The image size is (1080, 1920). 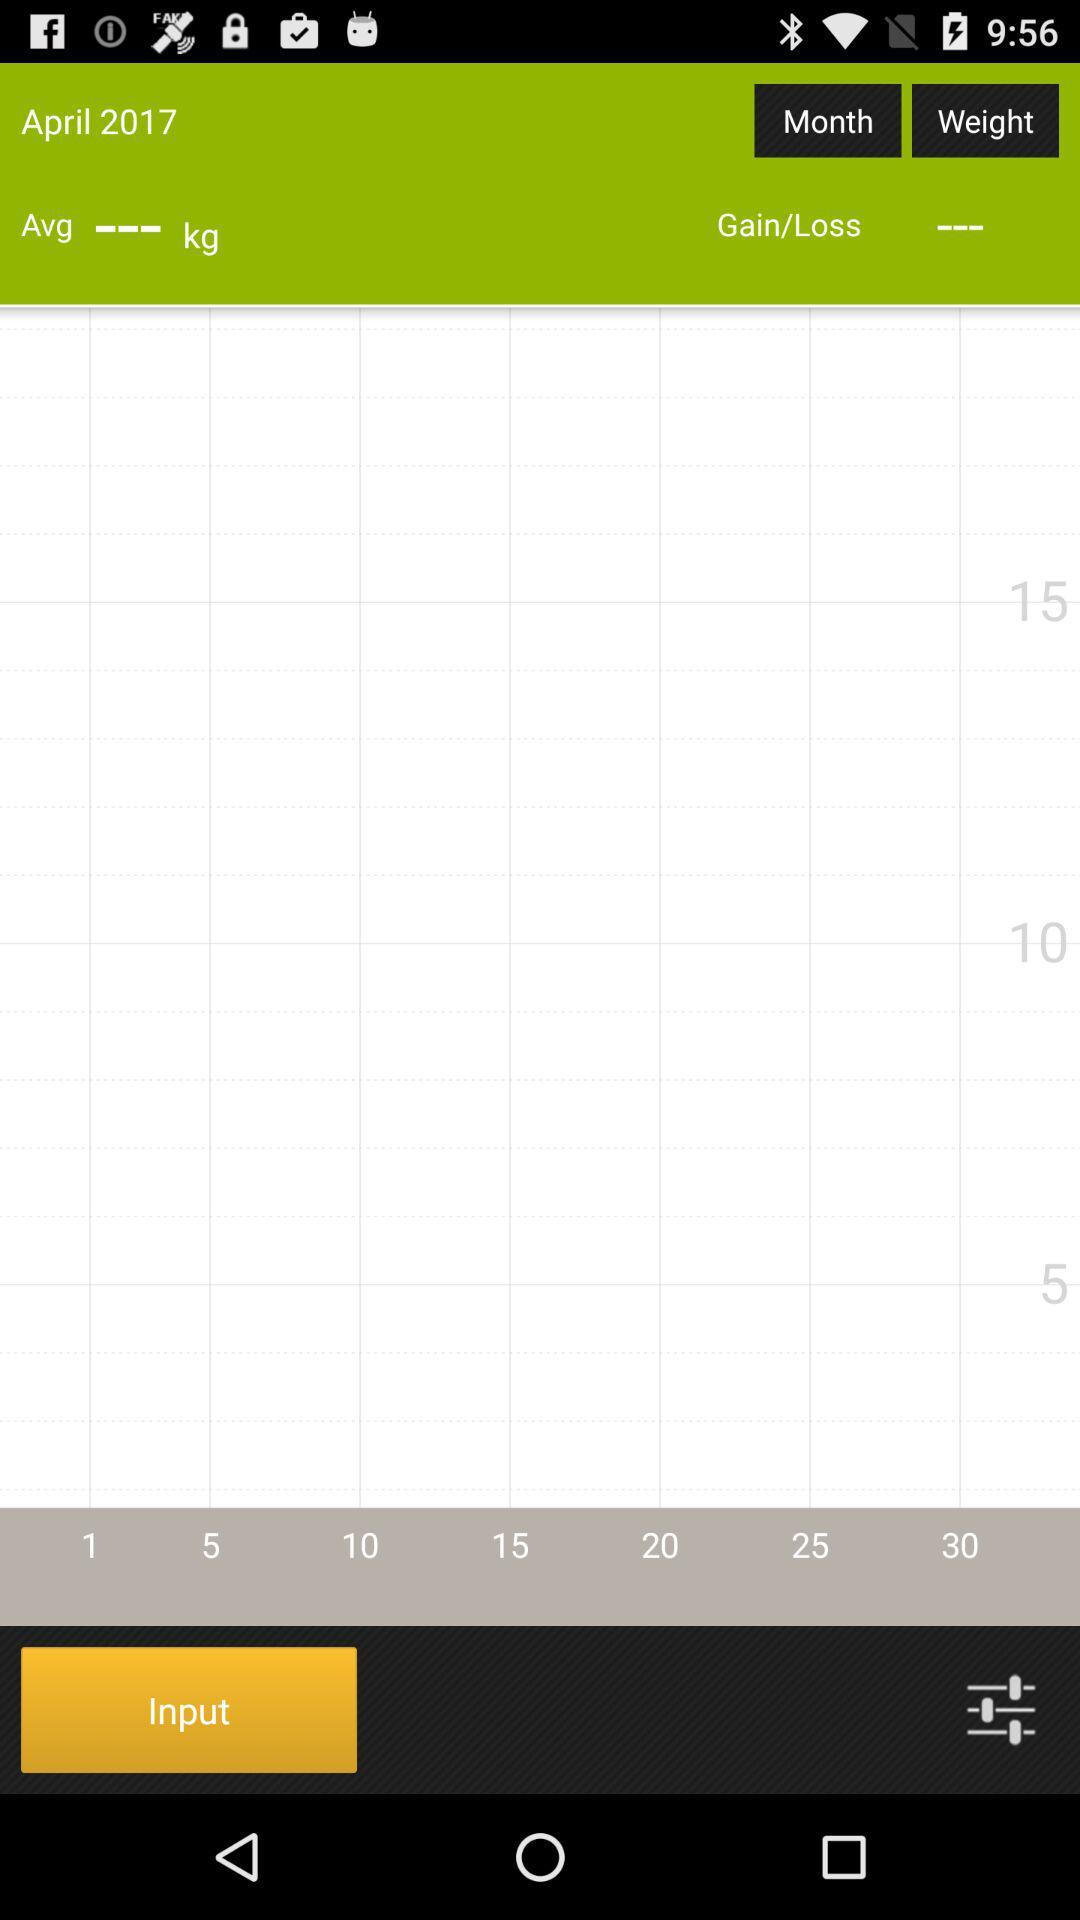 I want to click on the item at the bottom left corner, so click(x=189, y=1708).